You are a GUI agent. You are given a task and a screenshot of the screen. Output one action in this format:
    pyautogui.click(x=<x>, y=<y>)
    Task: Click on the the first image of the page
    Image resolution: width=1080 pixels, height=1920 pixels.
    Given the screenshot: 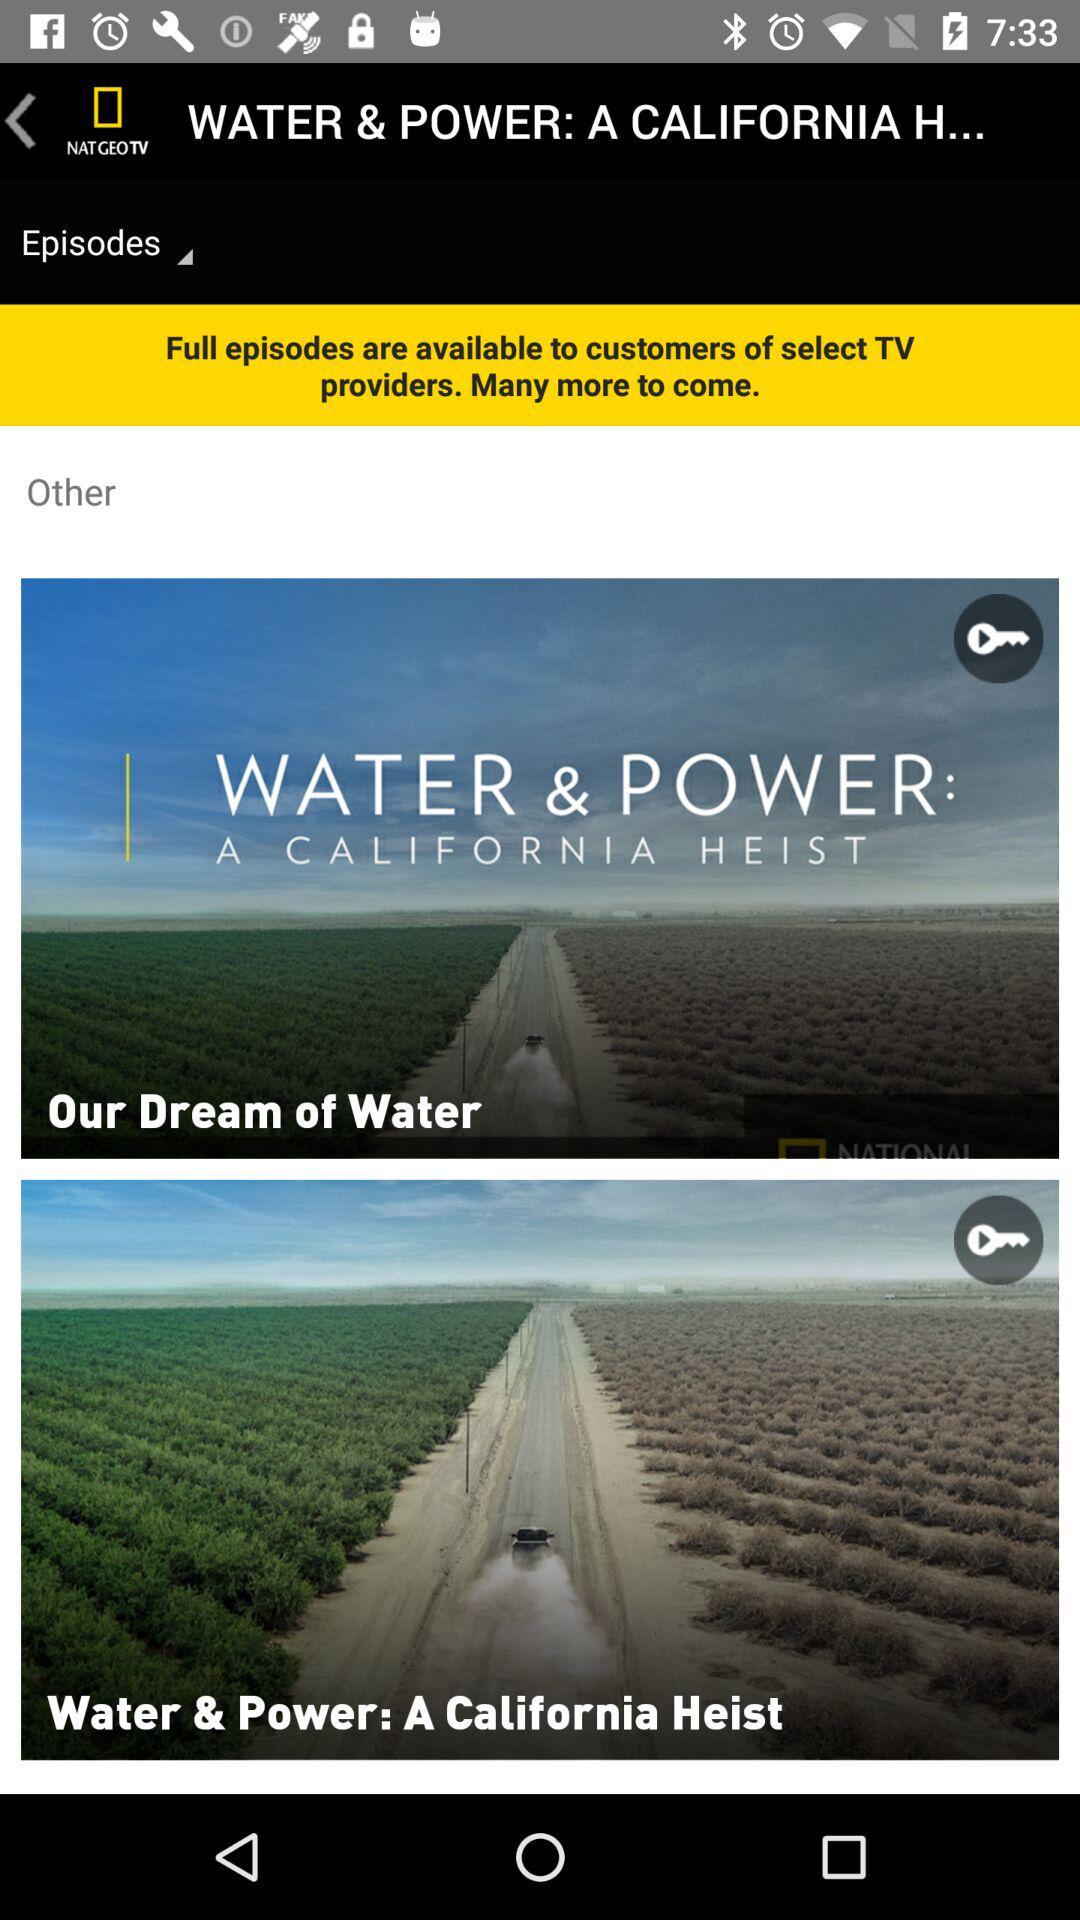 What is the action you would take?
    pyautogui.click(x=540, y=868)
    